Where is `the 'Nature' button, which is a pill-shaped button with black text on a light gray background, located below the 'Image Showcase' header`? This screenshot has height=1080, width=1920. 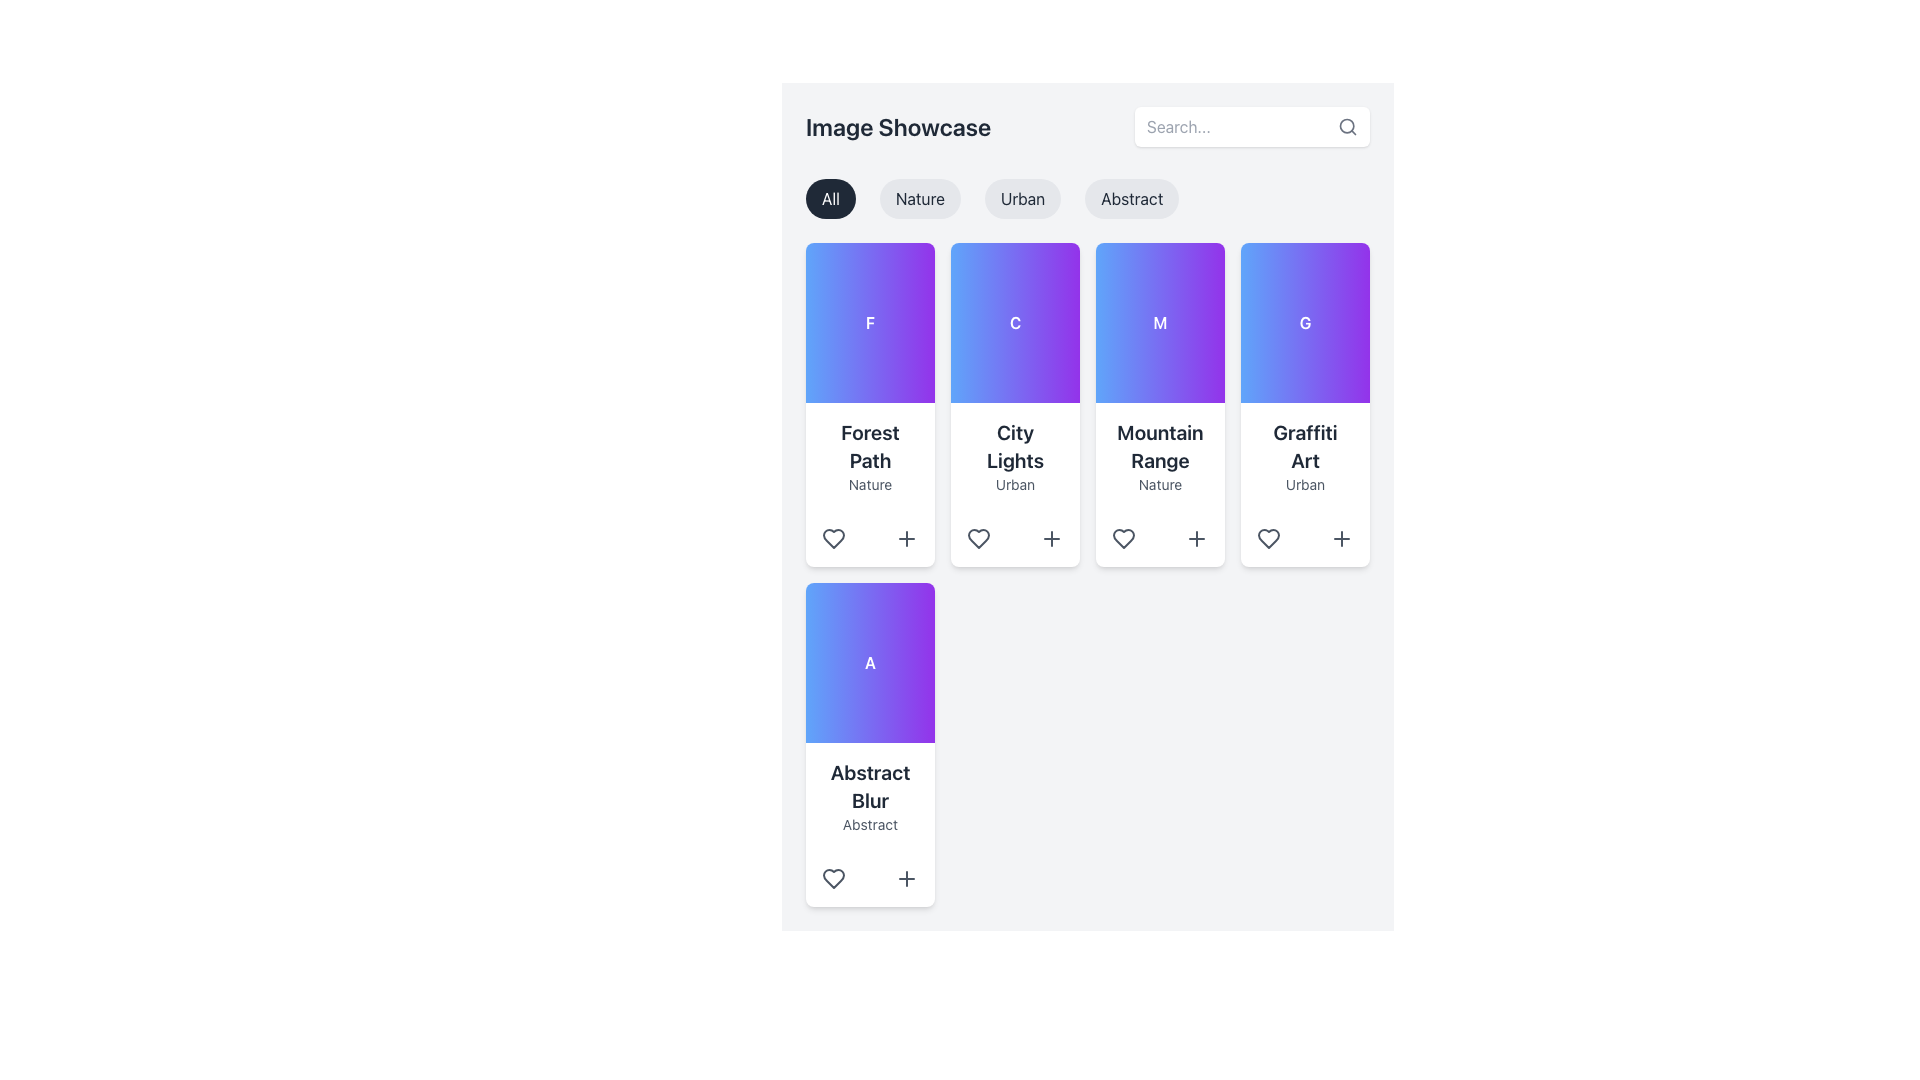
the 'Nature' button, which is a pill-shaped button with black text on a light gray background, located below the 'Image Showcase' header is located at coordinates (919, 199).